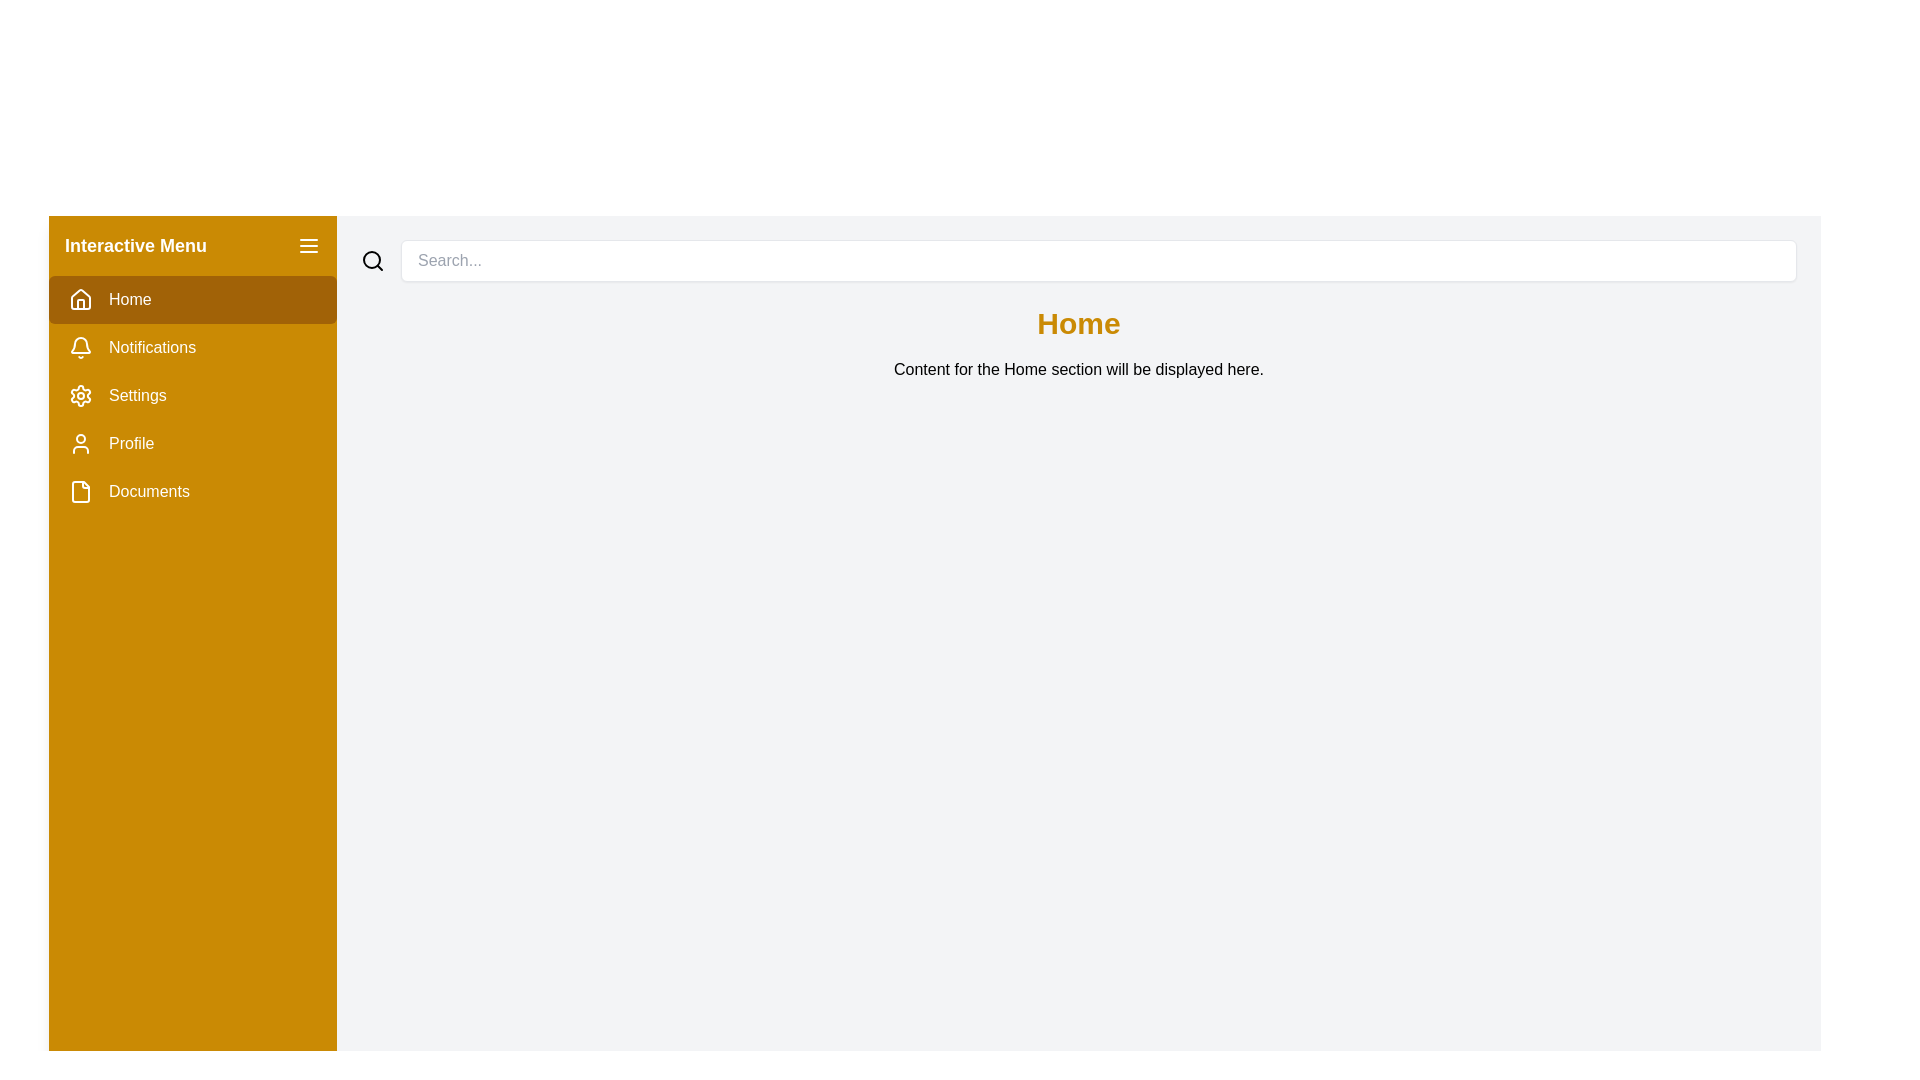  Describe the element at coordinates (130, 442) in the screenshot. I see `the 'Profile' text label in the fourth row of the left-hand navigation panel` at that location.